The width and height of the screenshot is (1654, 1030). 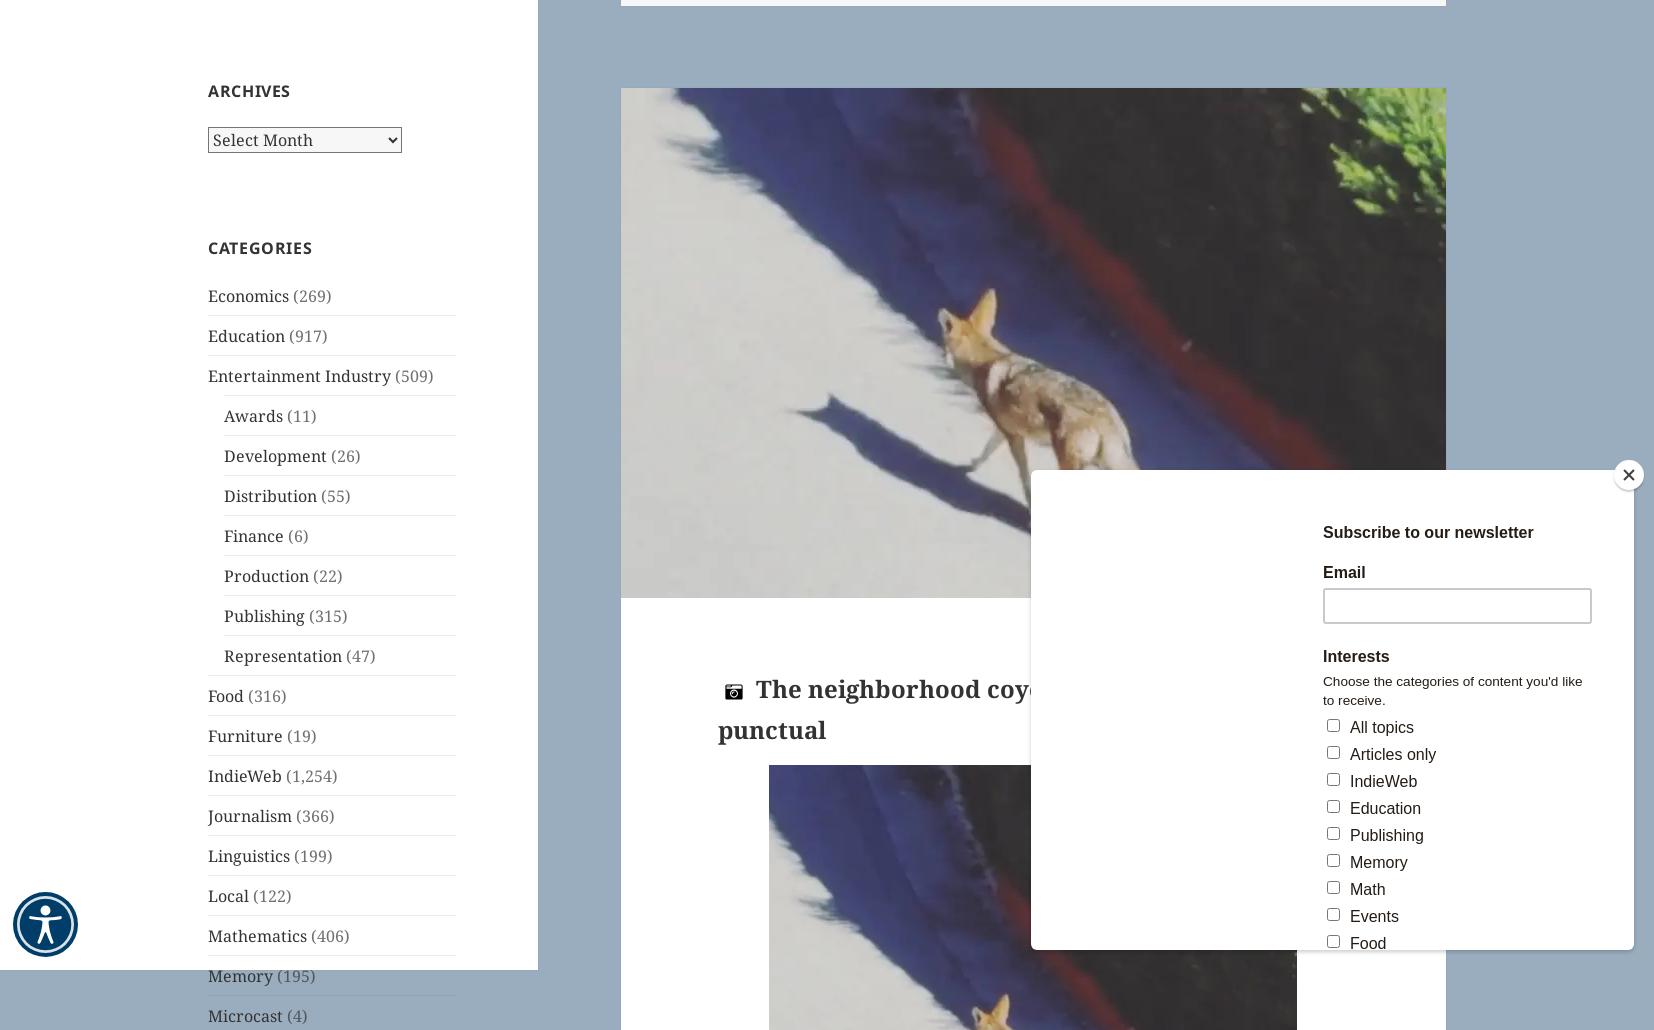 What do you see at coordinates (248, 89) in the screenshot?
I see `'Archives'` at bounding box center [248, 89].